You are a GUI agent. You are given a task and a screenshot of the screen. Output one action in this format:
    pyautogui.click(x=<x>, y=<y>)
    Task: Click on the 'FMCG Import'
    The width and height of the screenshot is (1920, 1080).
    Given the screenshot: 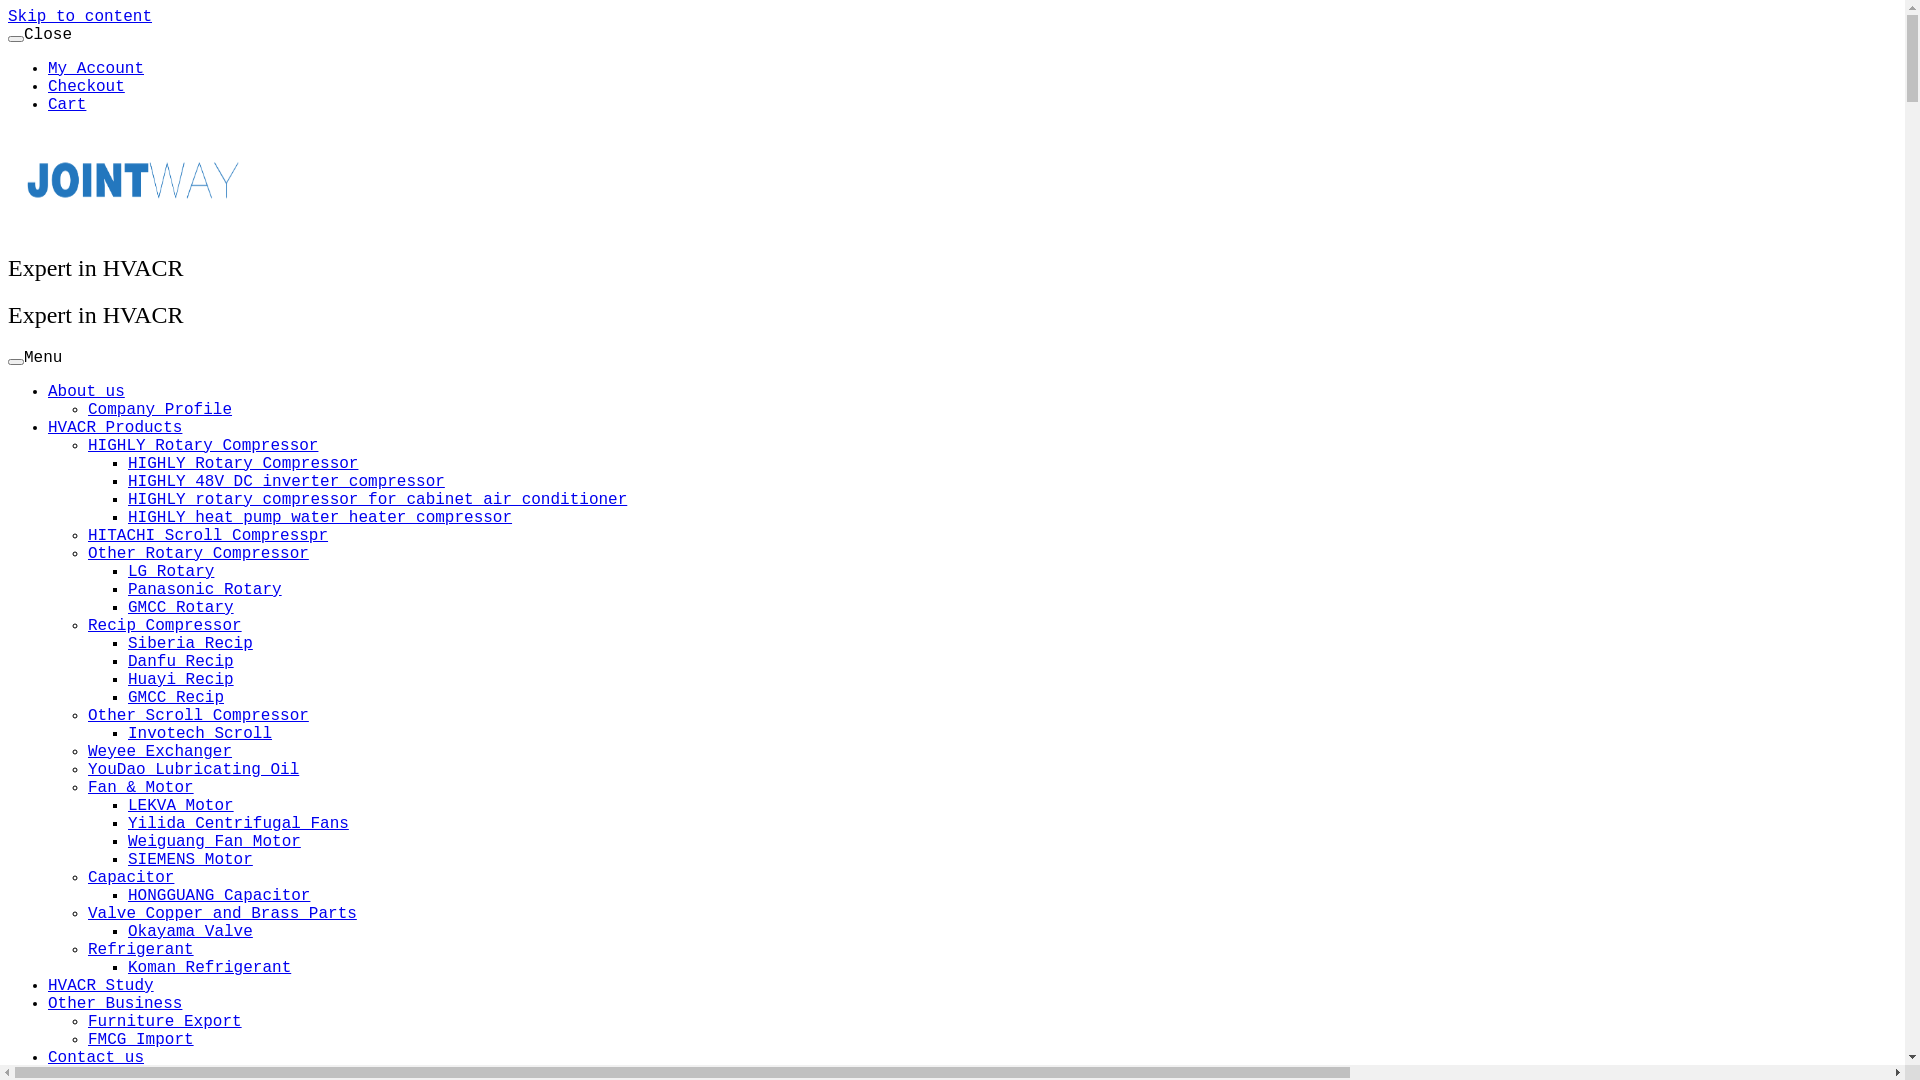 What is the action you would take?
    pyautogui.click(x=139, y=1039)
    